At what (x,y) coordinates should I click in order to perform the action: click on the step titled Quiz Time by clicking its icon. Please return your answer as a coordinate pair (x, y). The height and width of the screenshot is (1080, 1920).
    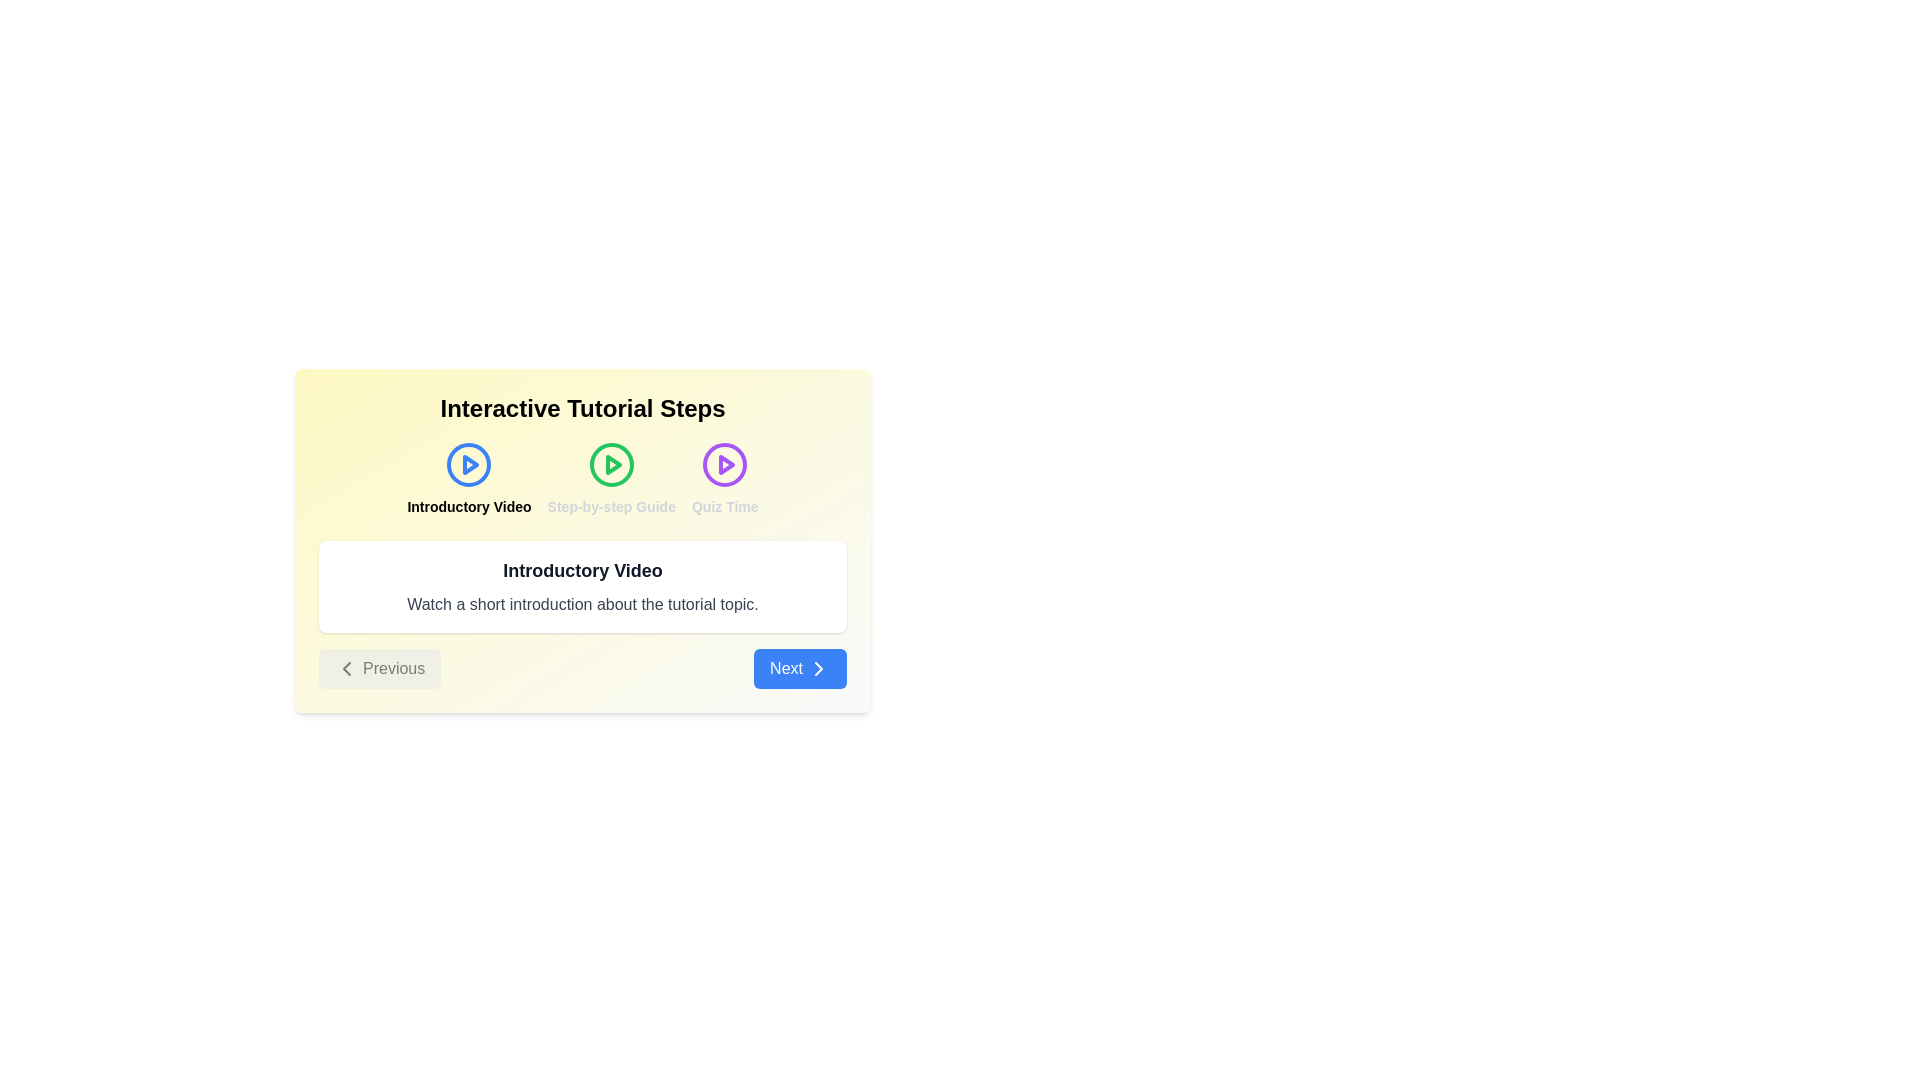
    Looking at the image, I should click on (723, 478).